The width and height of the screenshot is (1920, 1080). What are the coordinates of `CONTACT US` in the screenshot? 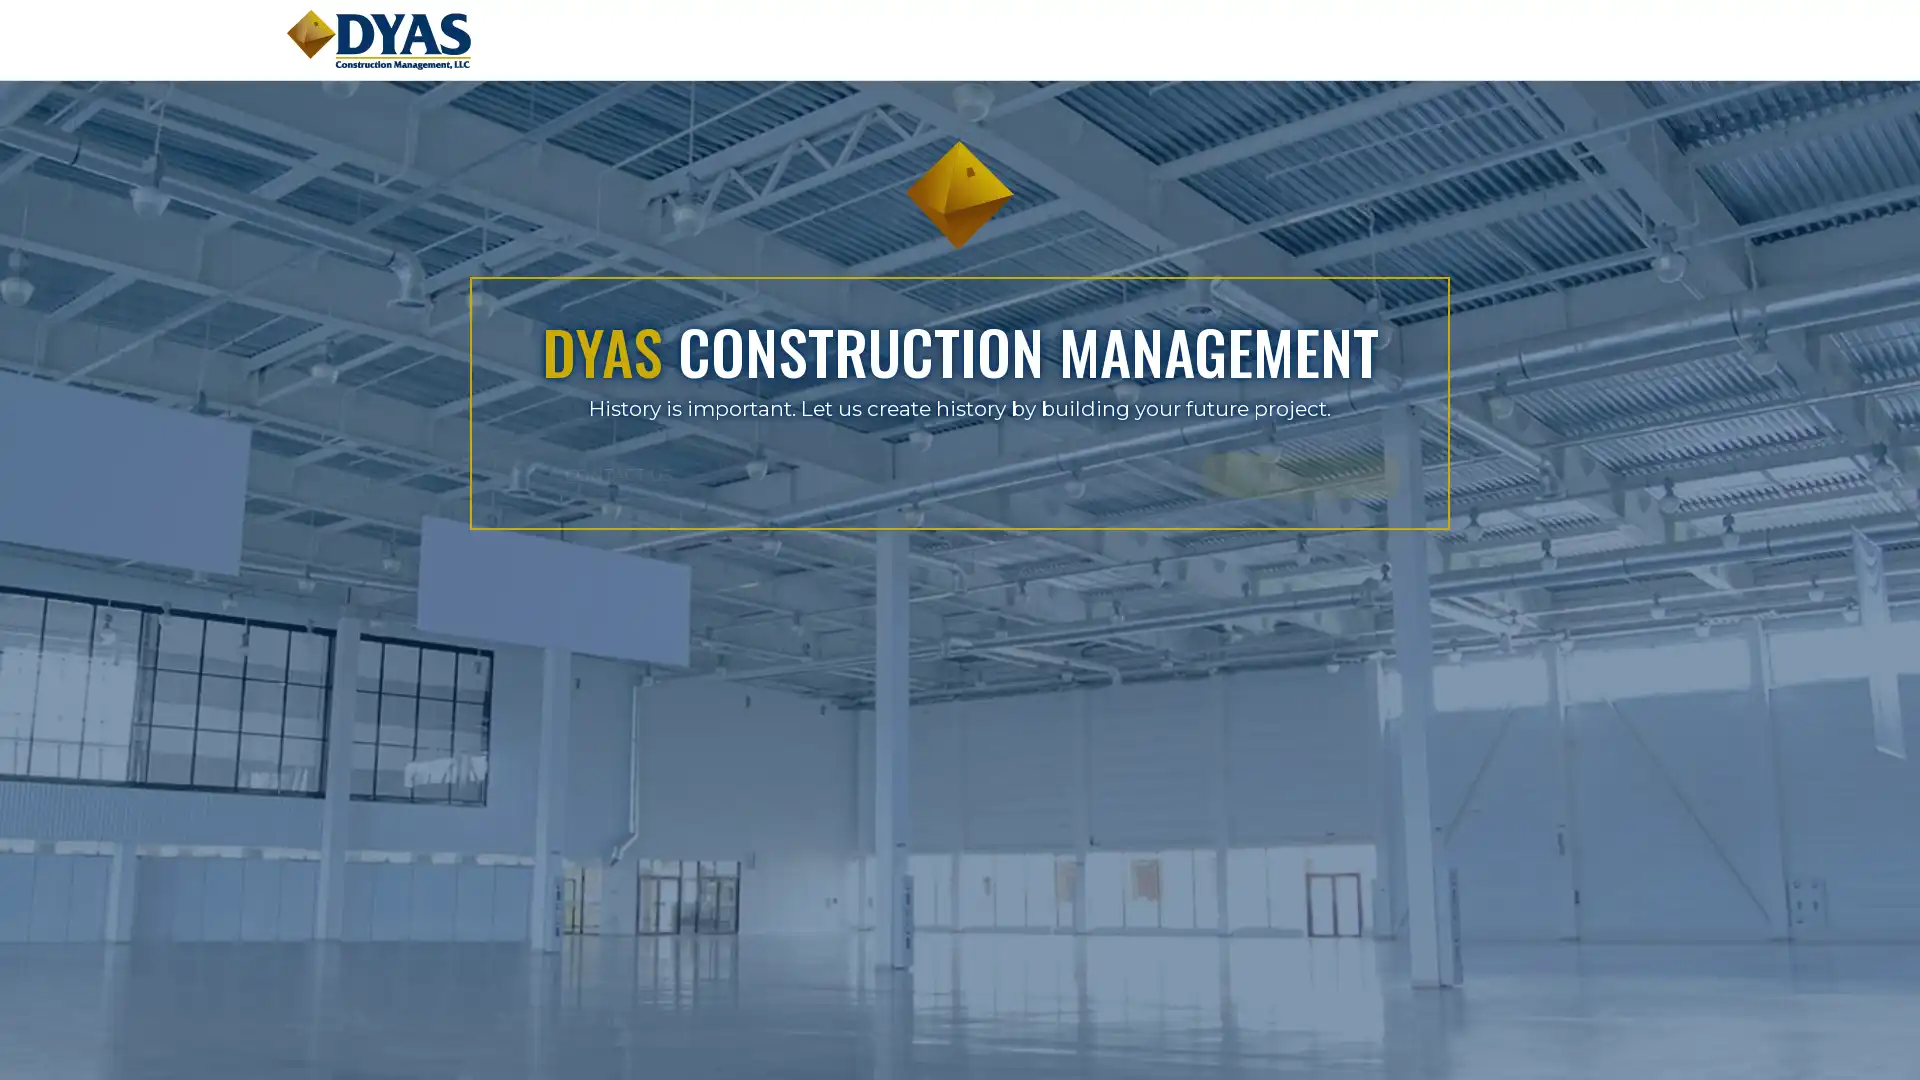 It's located at (840, 474).